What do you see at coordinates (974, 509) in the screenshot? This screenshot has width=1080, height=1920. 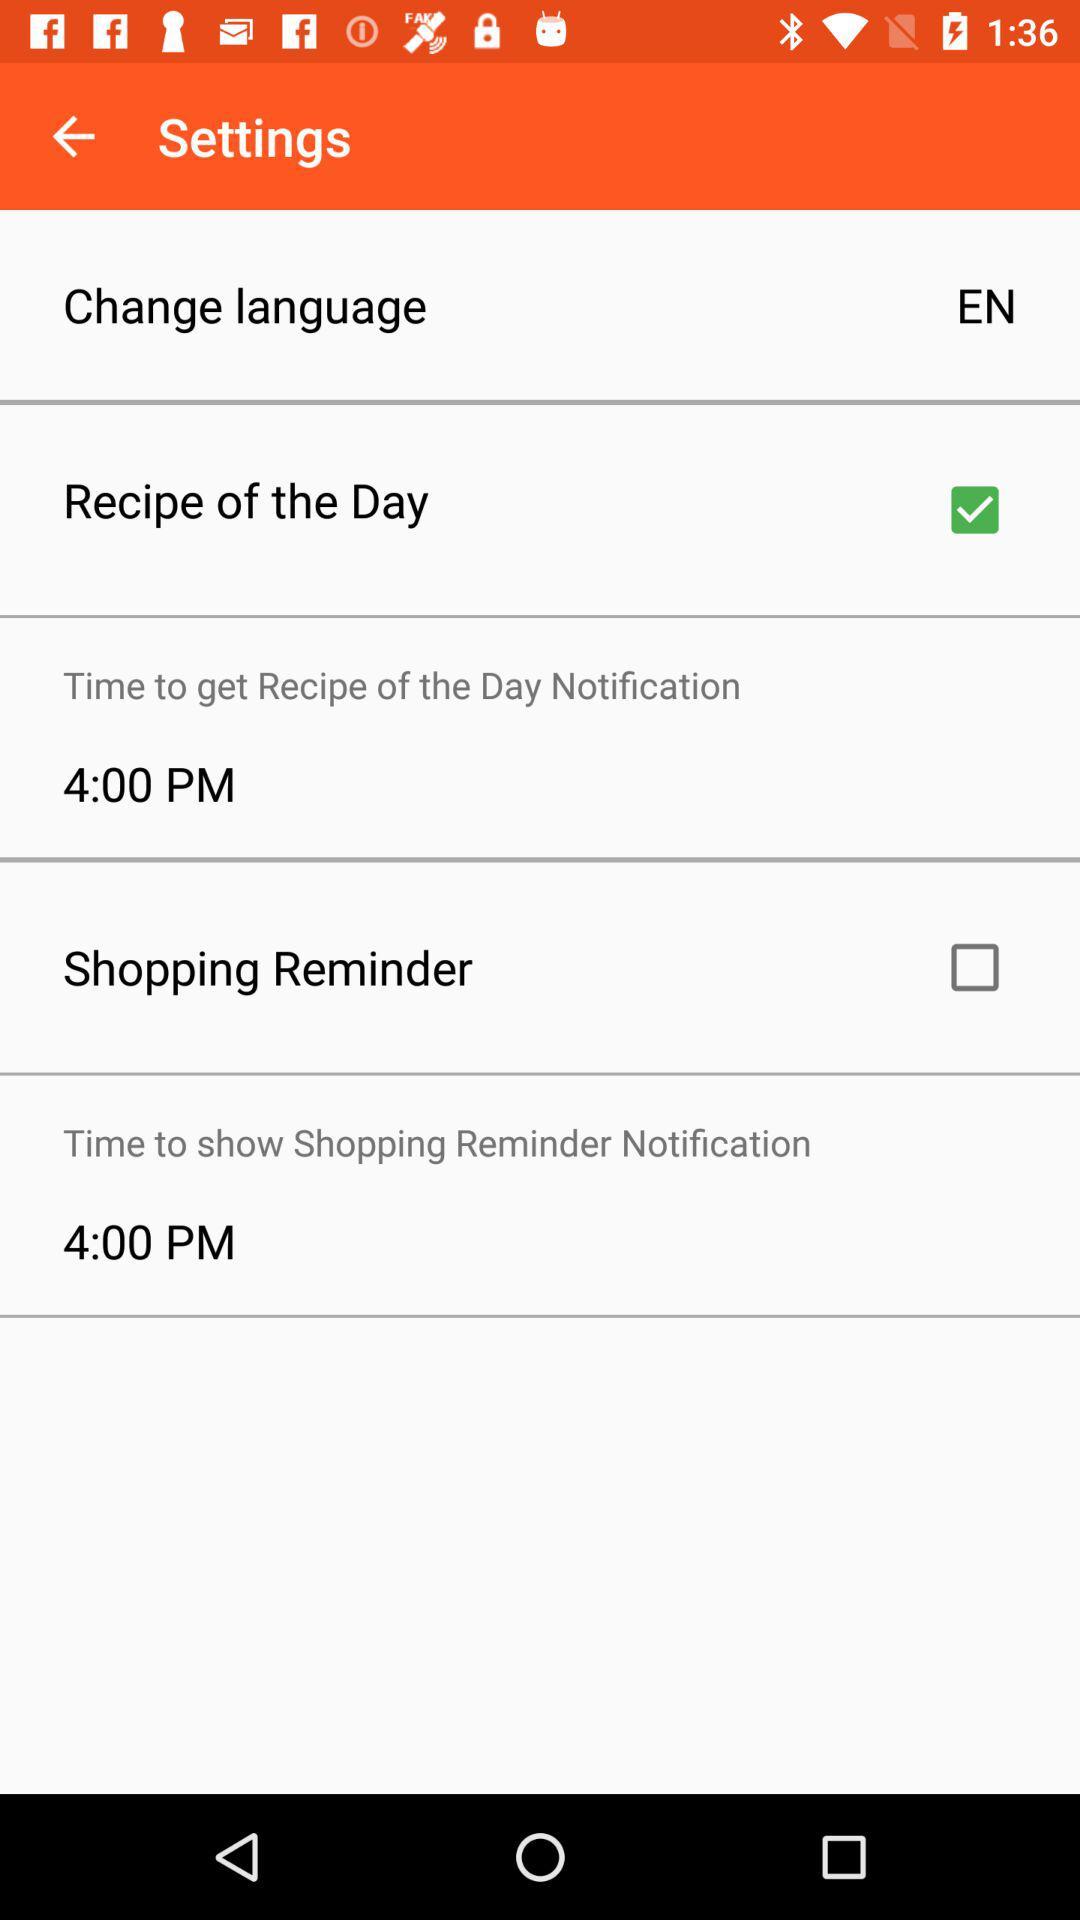 I see `control whether i receive recipe of the day` at bounding box center [974, 509].